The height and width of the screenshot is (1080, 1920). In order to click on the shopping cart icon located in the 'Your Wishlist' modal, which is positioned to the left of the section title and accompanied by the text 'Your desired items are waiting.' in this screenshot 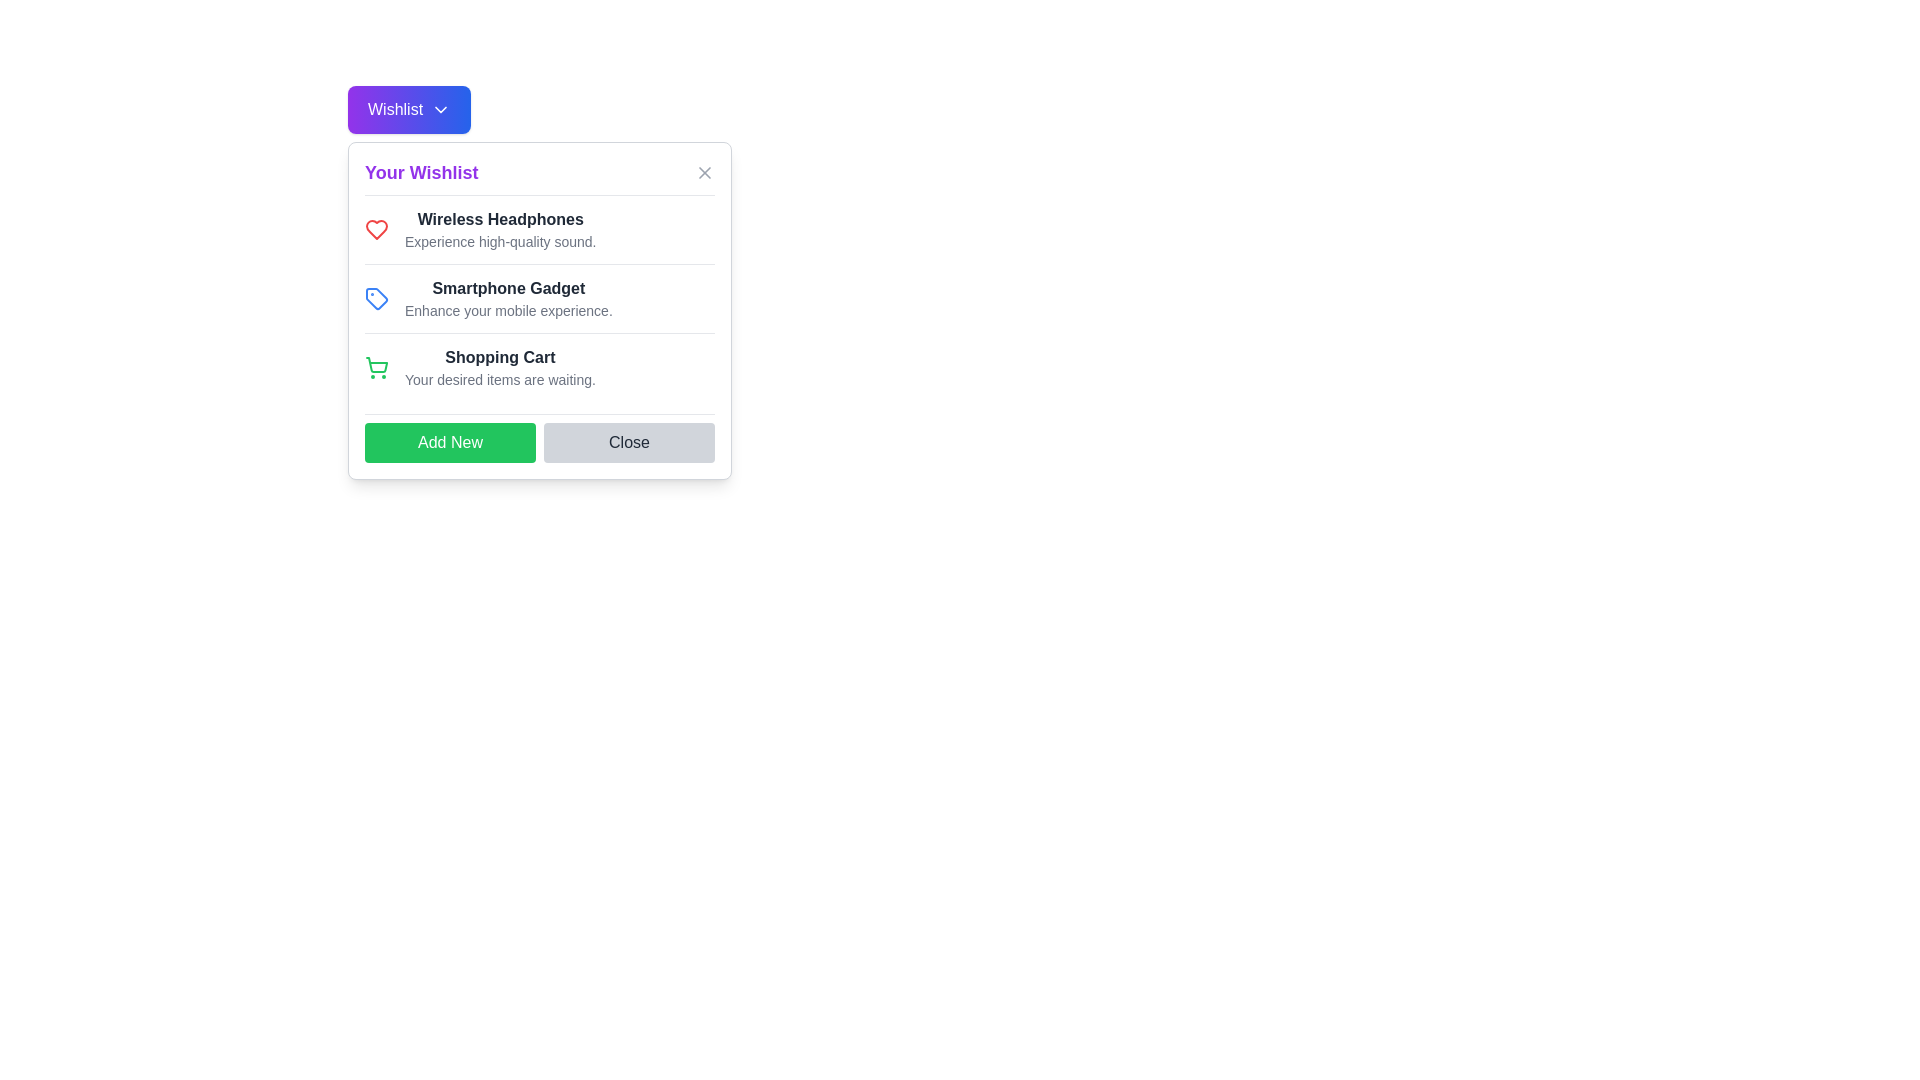, I will do `click(377, 365)`.